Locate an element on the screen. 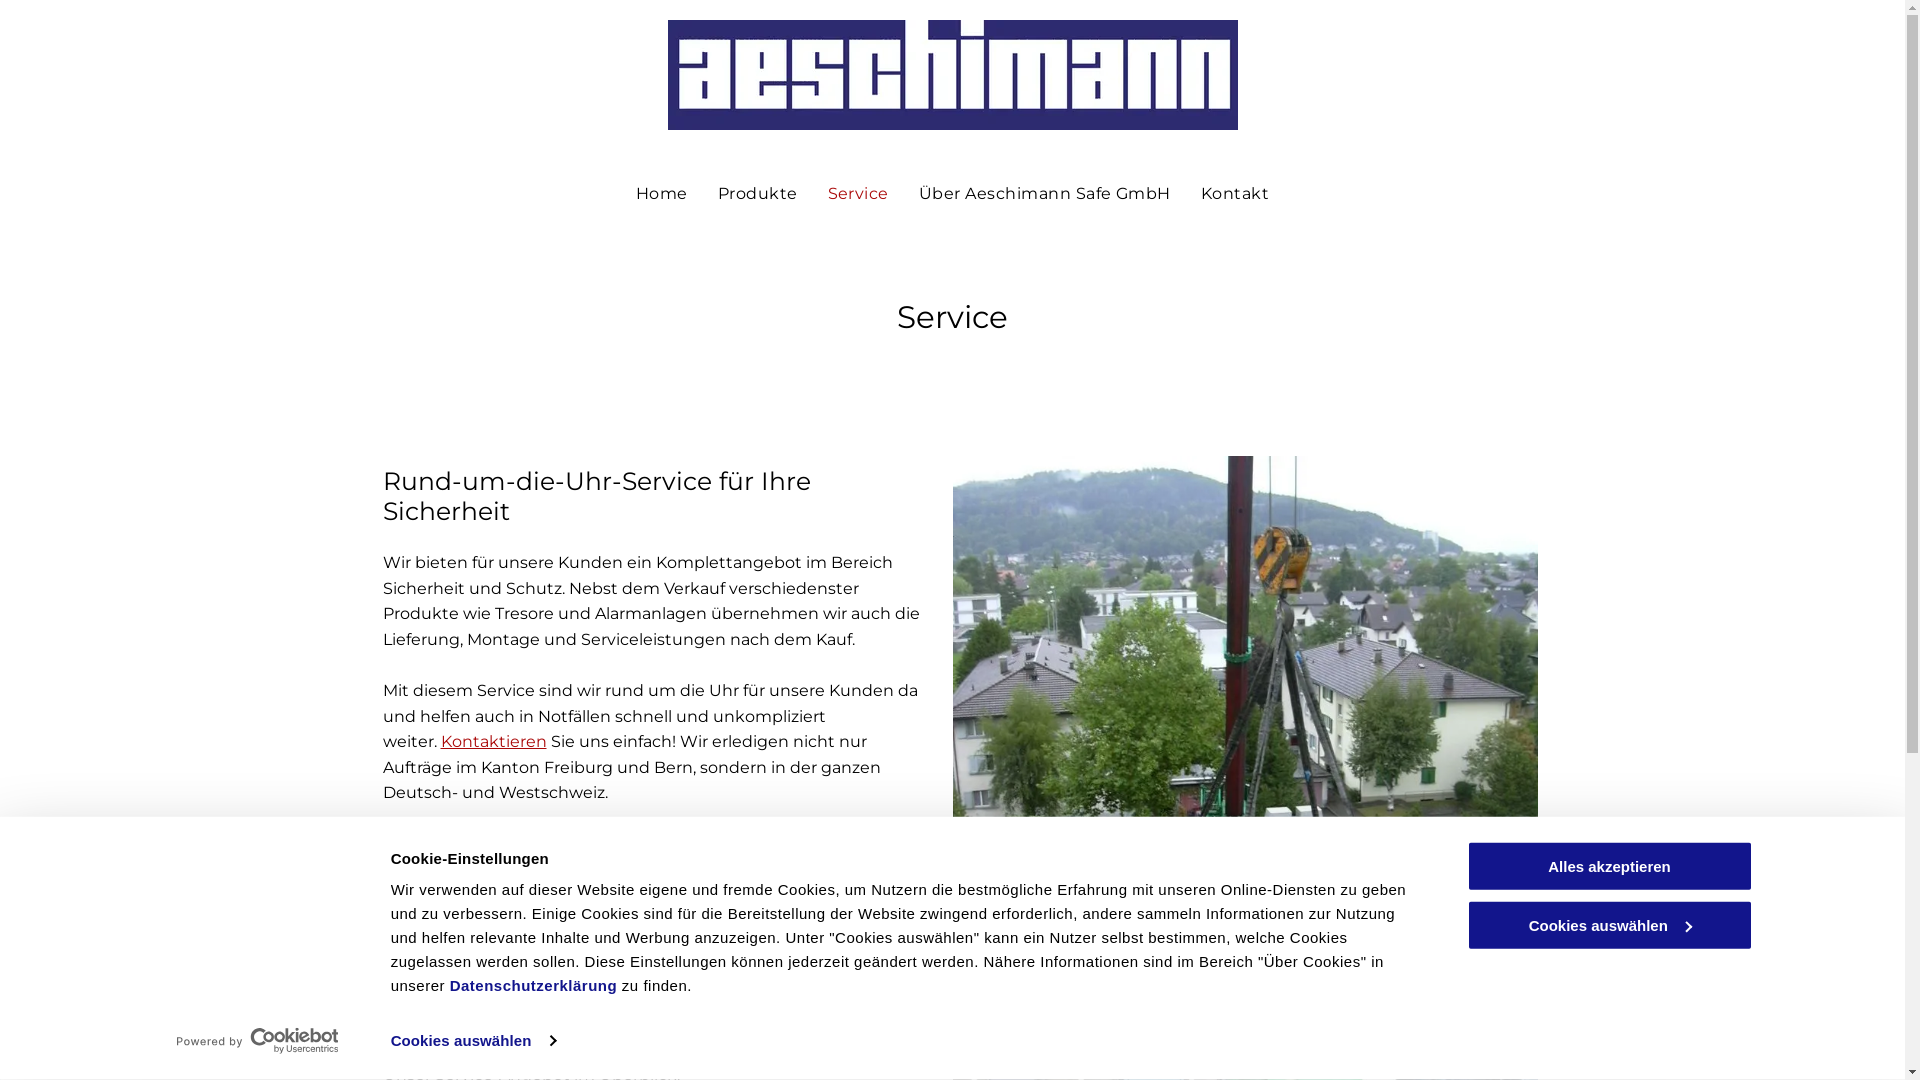 Image resolution: width=1920 pixels, height=1080 pixels. 'Service' is located at coordinates (857, 193).